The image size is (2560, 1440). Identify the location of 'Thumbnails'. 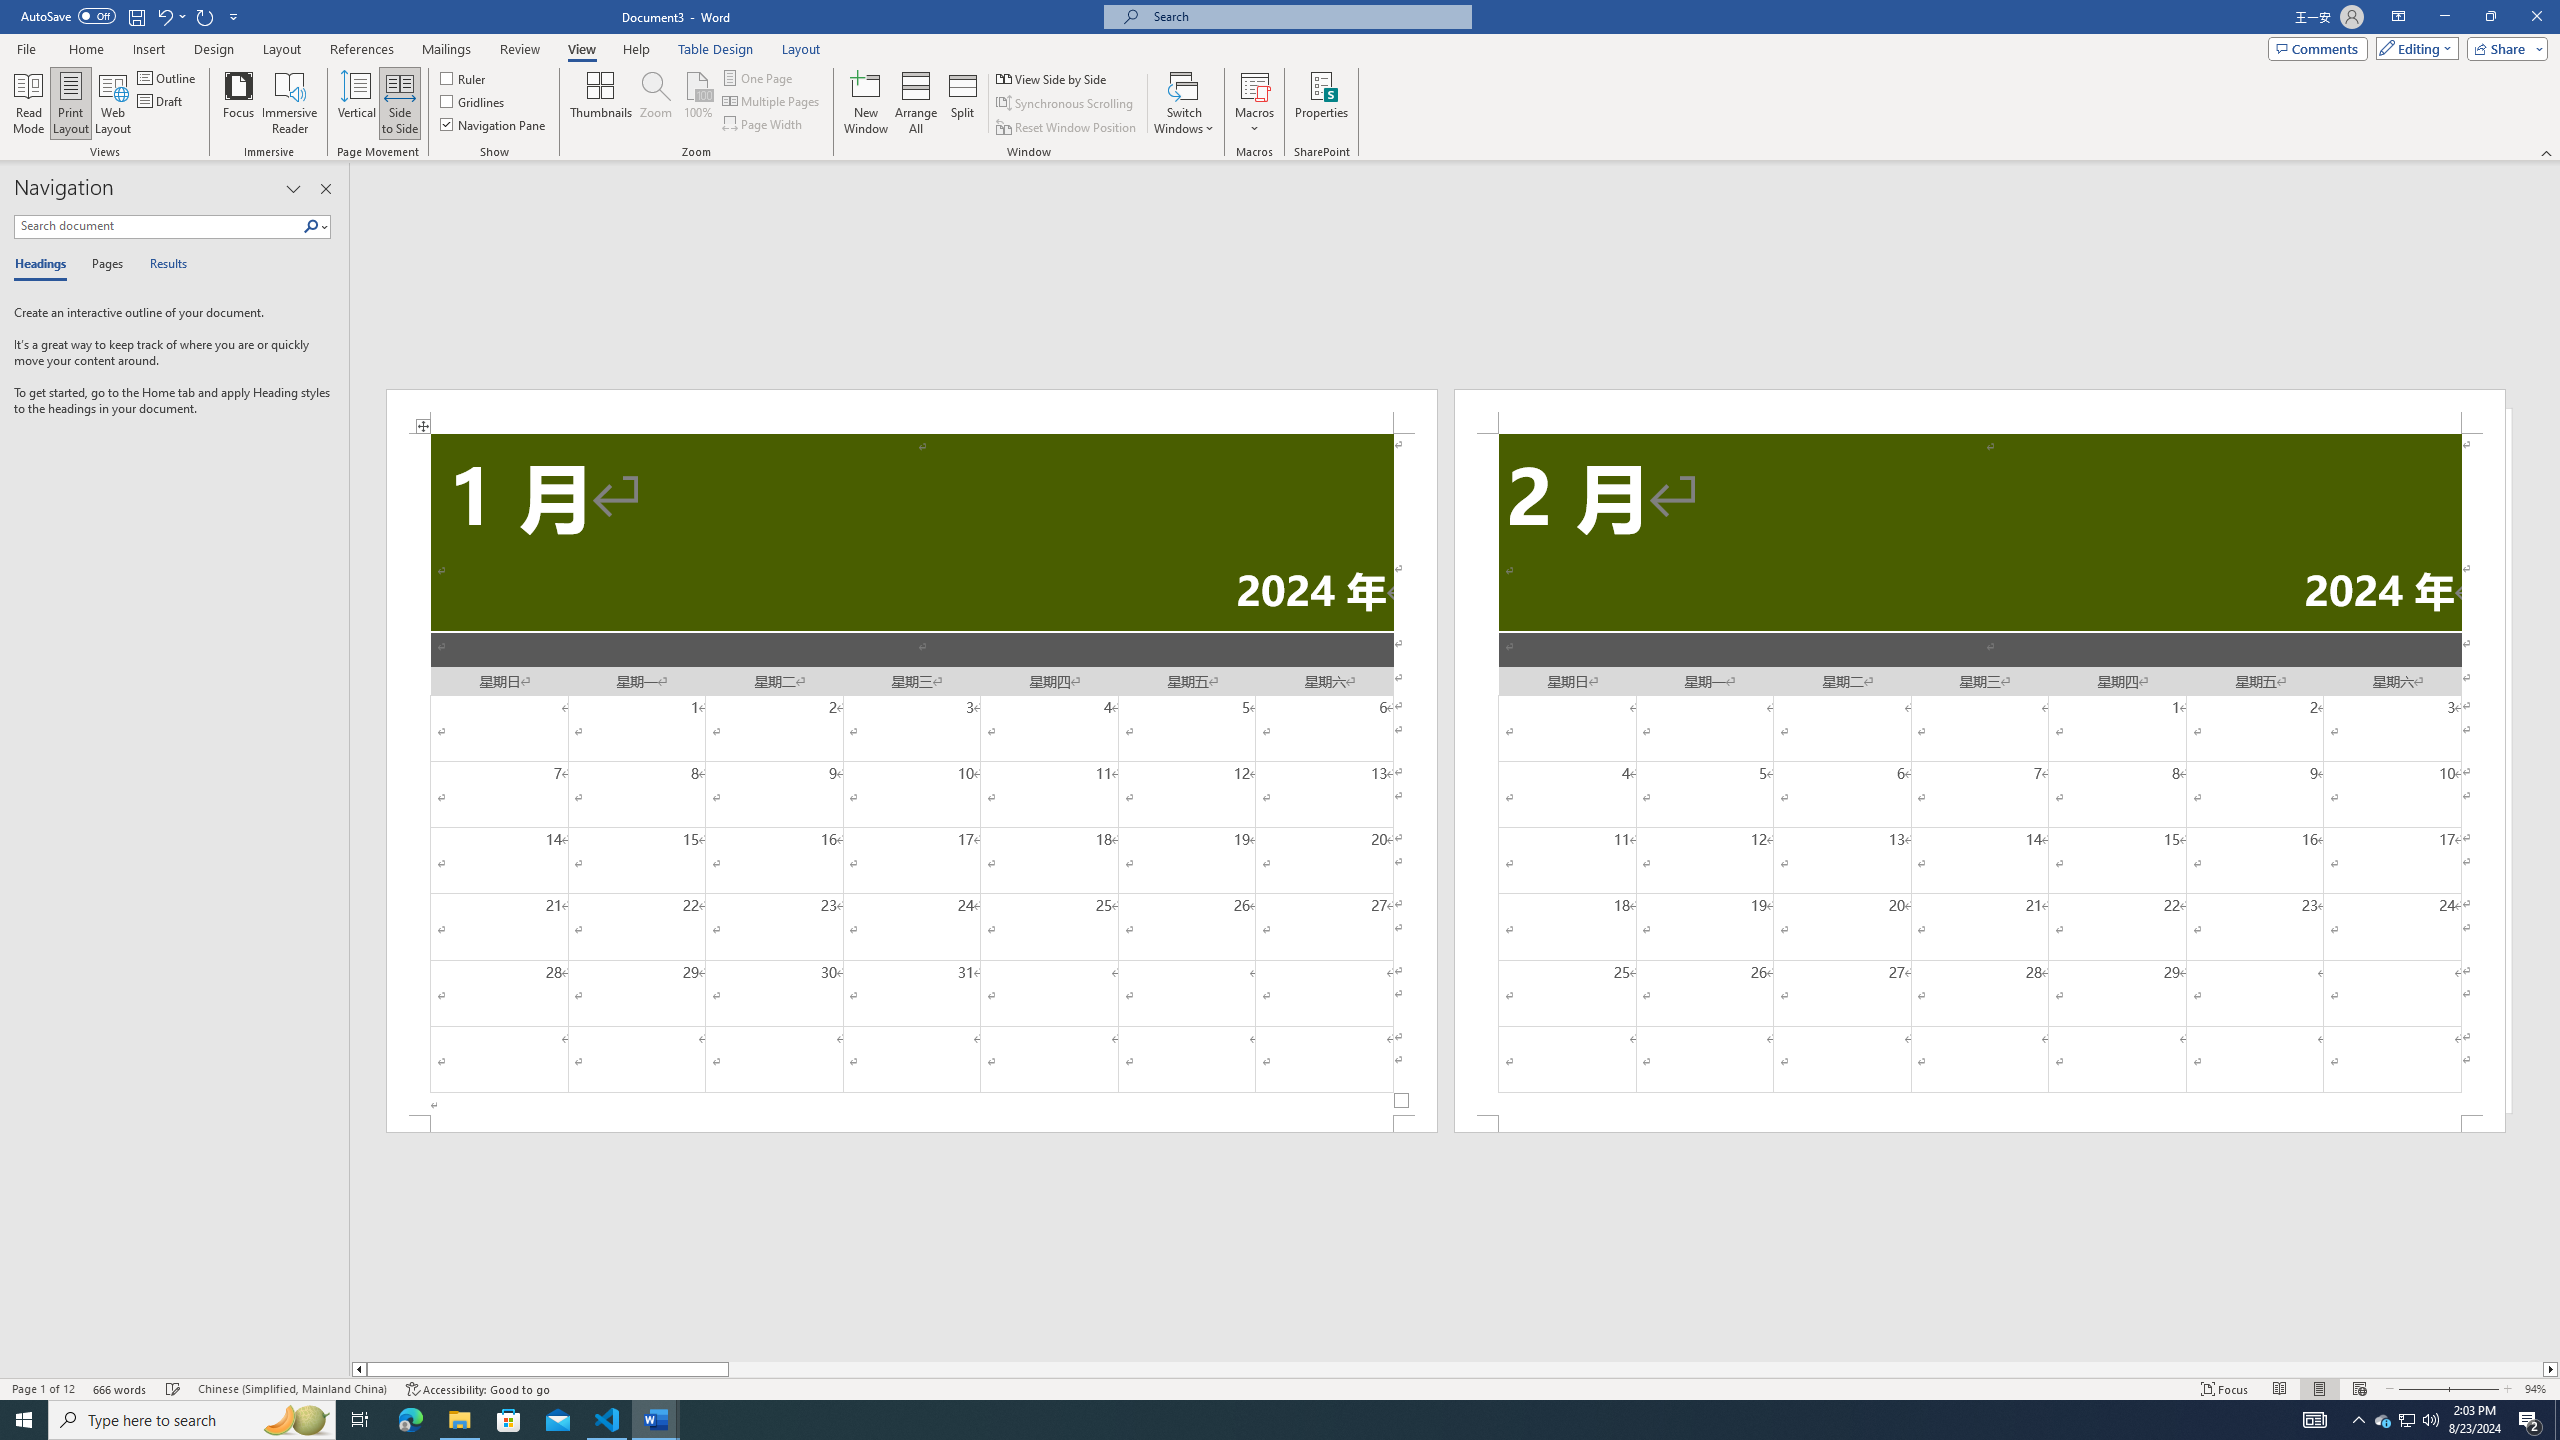
(600, 103).